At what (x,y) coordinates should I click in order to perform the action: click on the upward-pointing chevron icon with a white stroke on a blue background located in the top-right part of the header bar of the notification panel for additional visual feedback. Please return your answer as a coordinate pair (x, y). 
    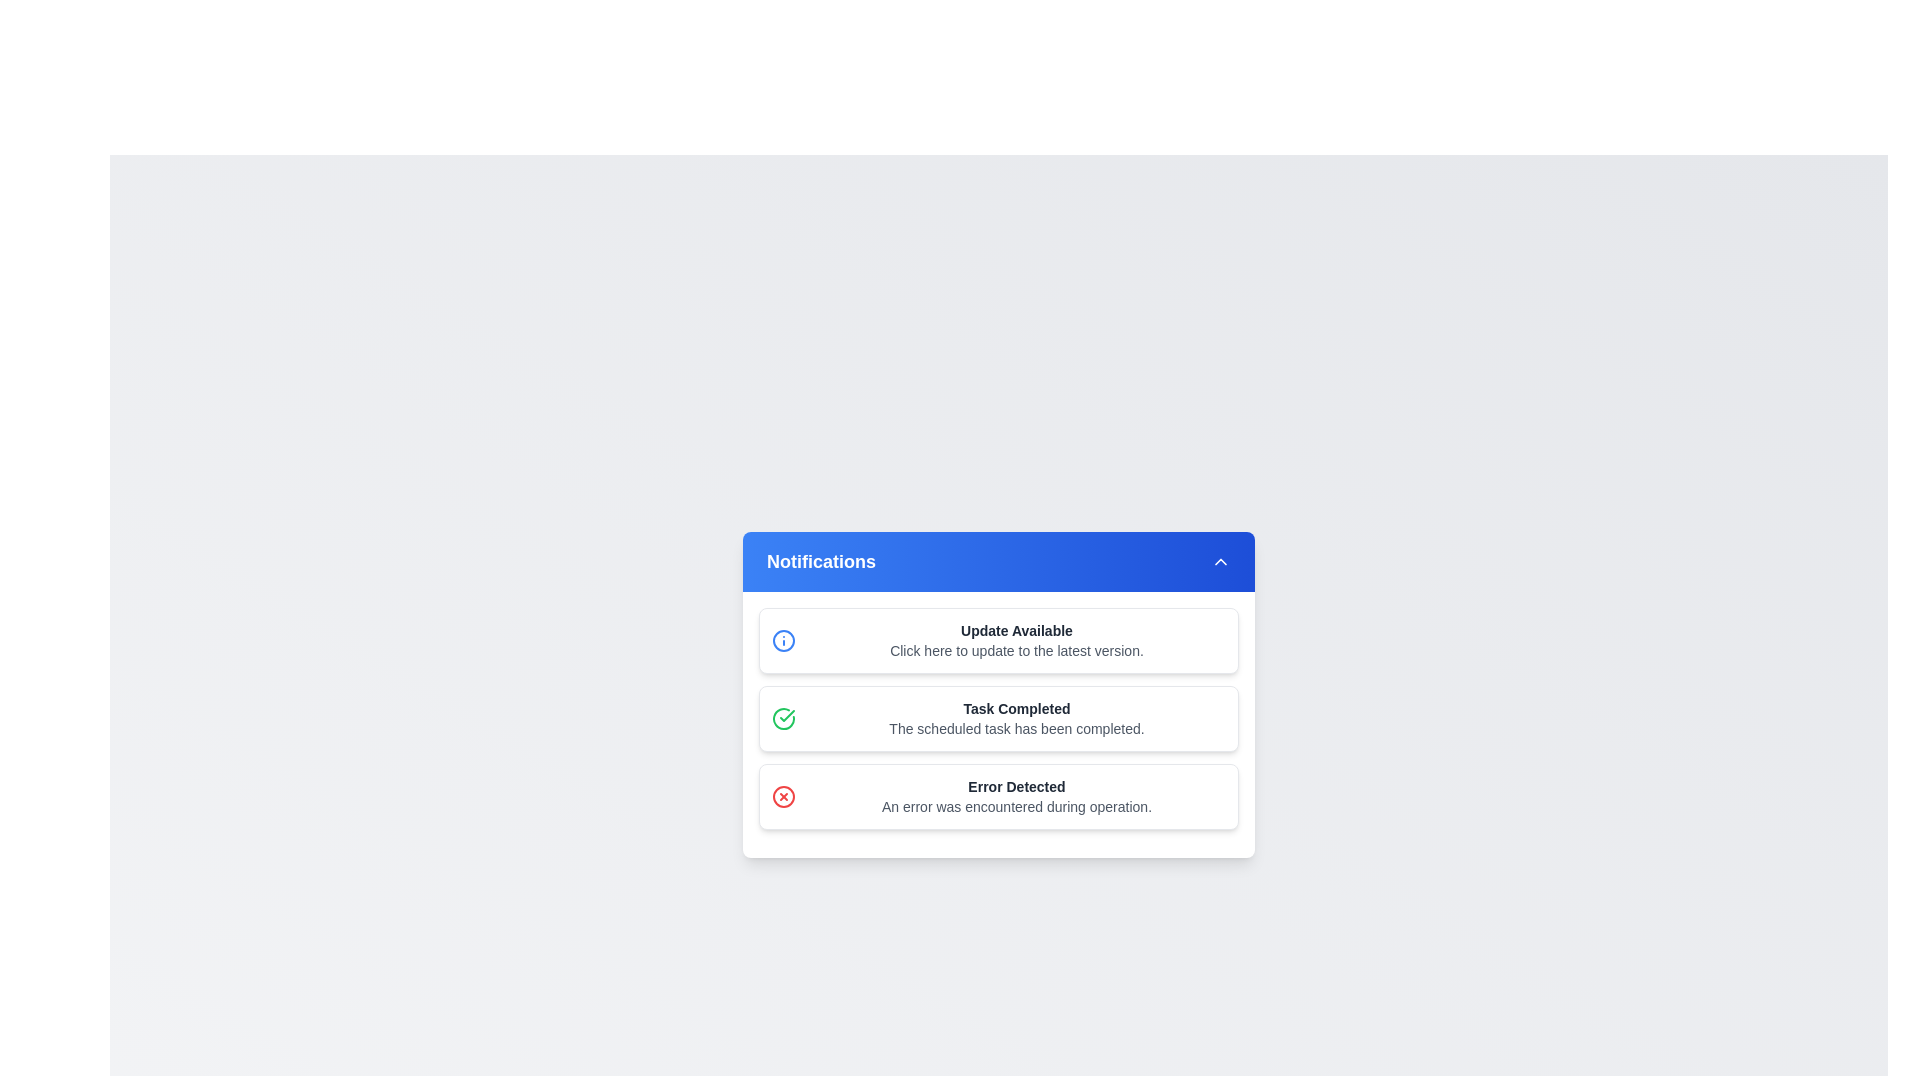
    Looking at the image, I should click on (1219, 562).